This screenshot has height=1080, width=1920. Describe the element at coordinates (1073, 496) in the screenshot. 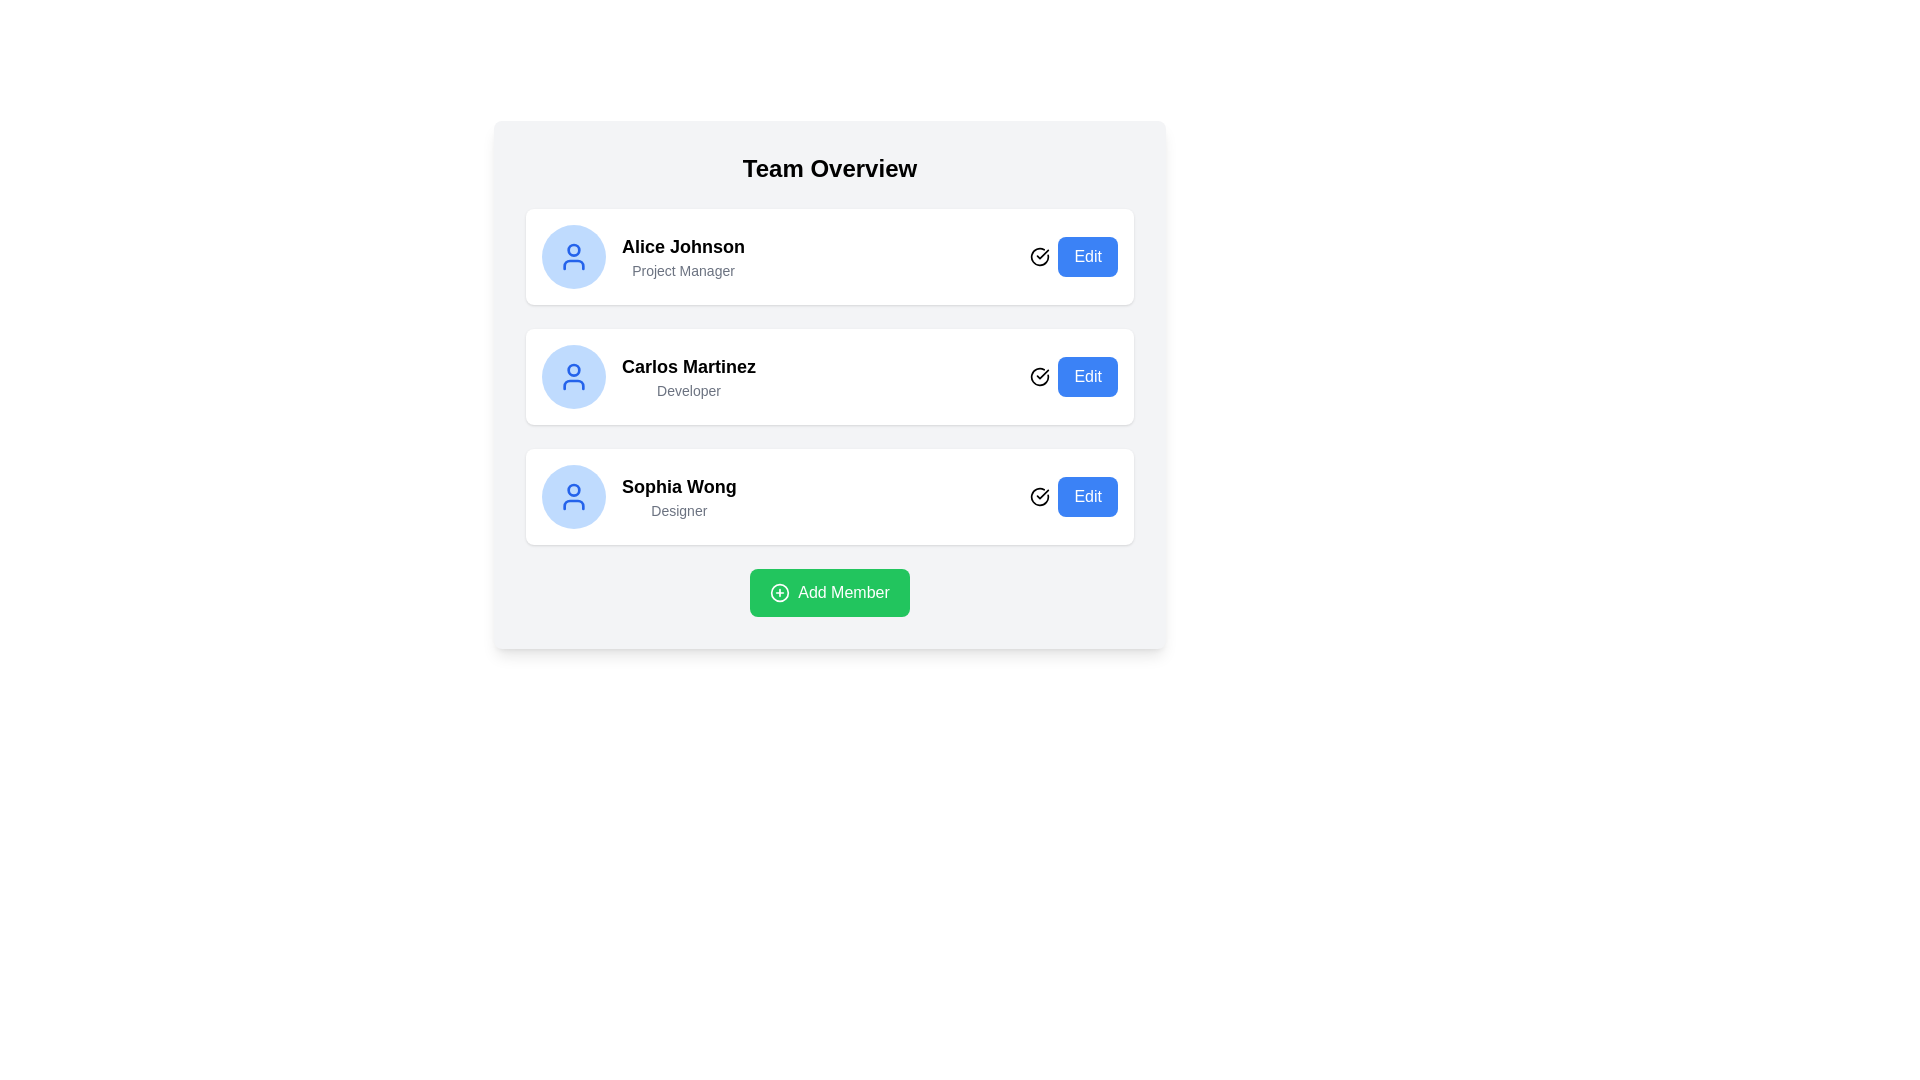

I see `the 'Edit' button with white text on a blue background located at the bottom right of the list item for 'Sophia Wong', which is the third 'Edit' button in a vertical arrangement` at that location.